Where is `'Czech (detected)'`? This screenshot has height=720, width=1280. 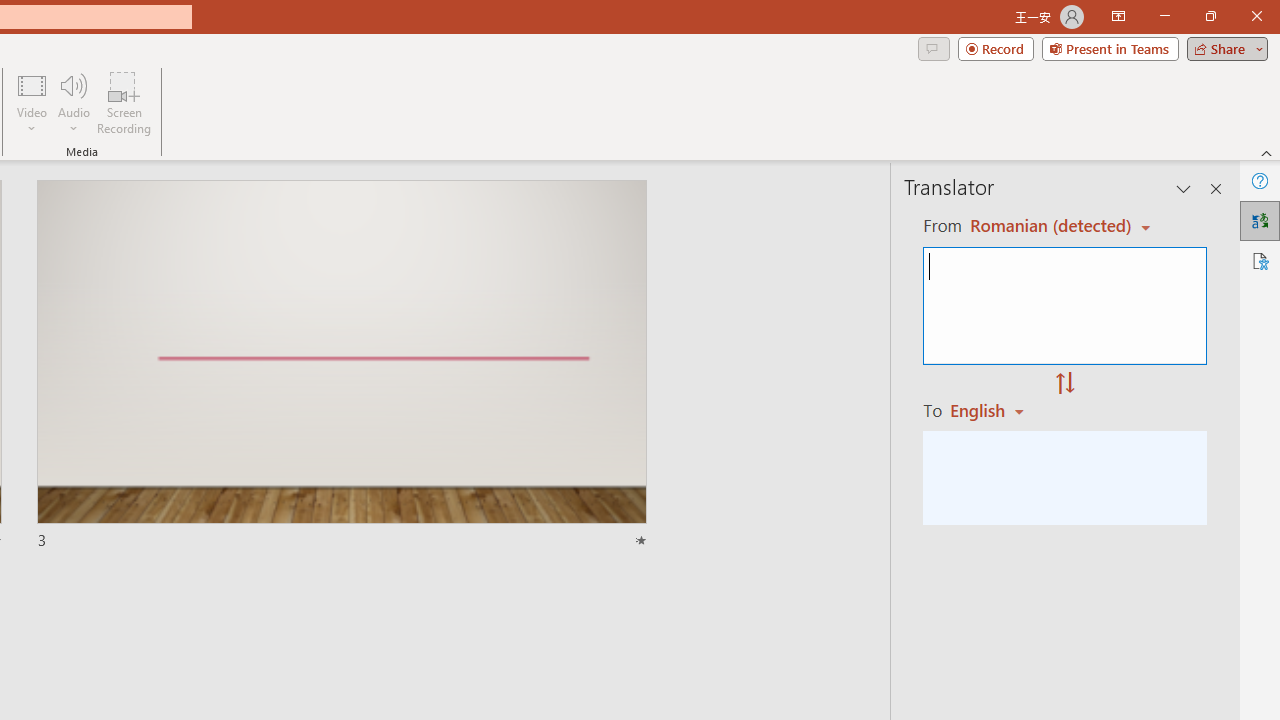 'Czech (detected)' is located at coordinates (1046, 225).